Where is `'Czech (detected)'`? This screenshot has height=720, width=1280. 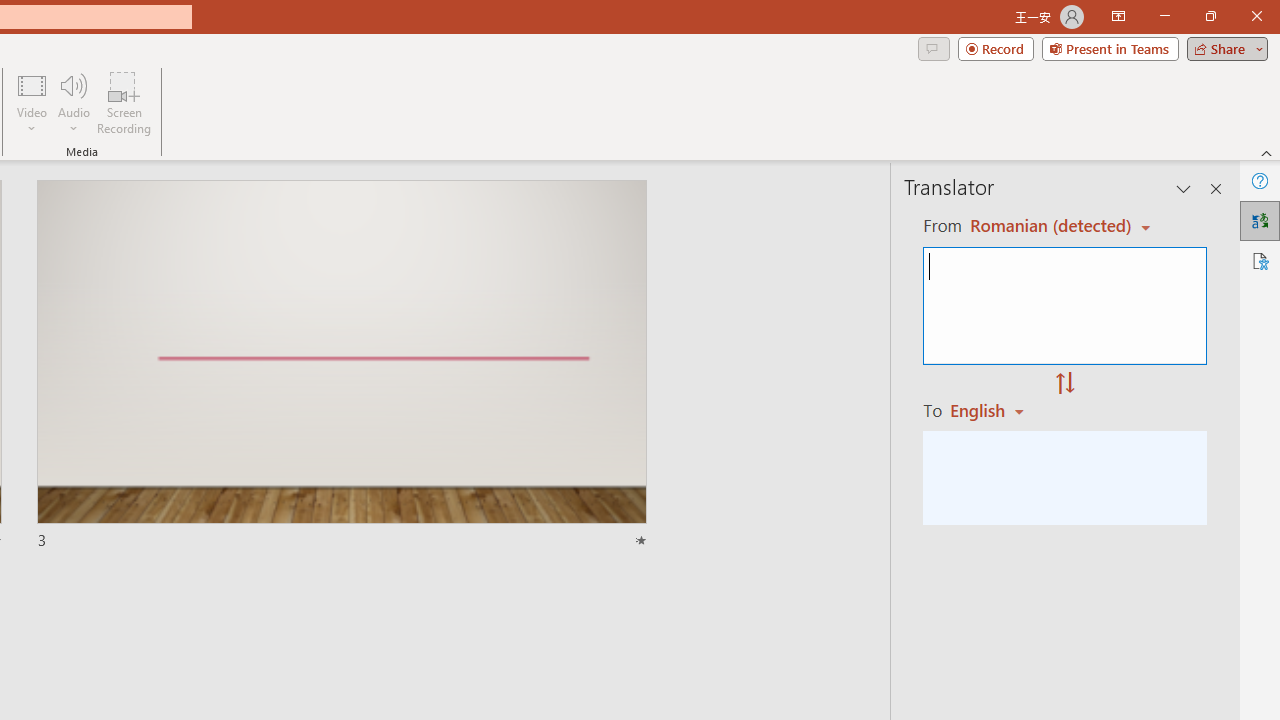 'Czech (detected)' is located at coordinates (1046, 225).